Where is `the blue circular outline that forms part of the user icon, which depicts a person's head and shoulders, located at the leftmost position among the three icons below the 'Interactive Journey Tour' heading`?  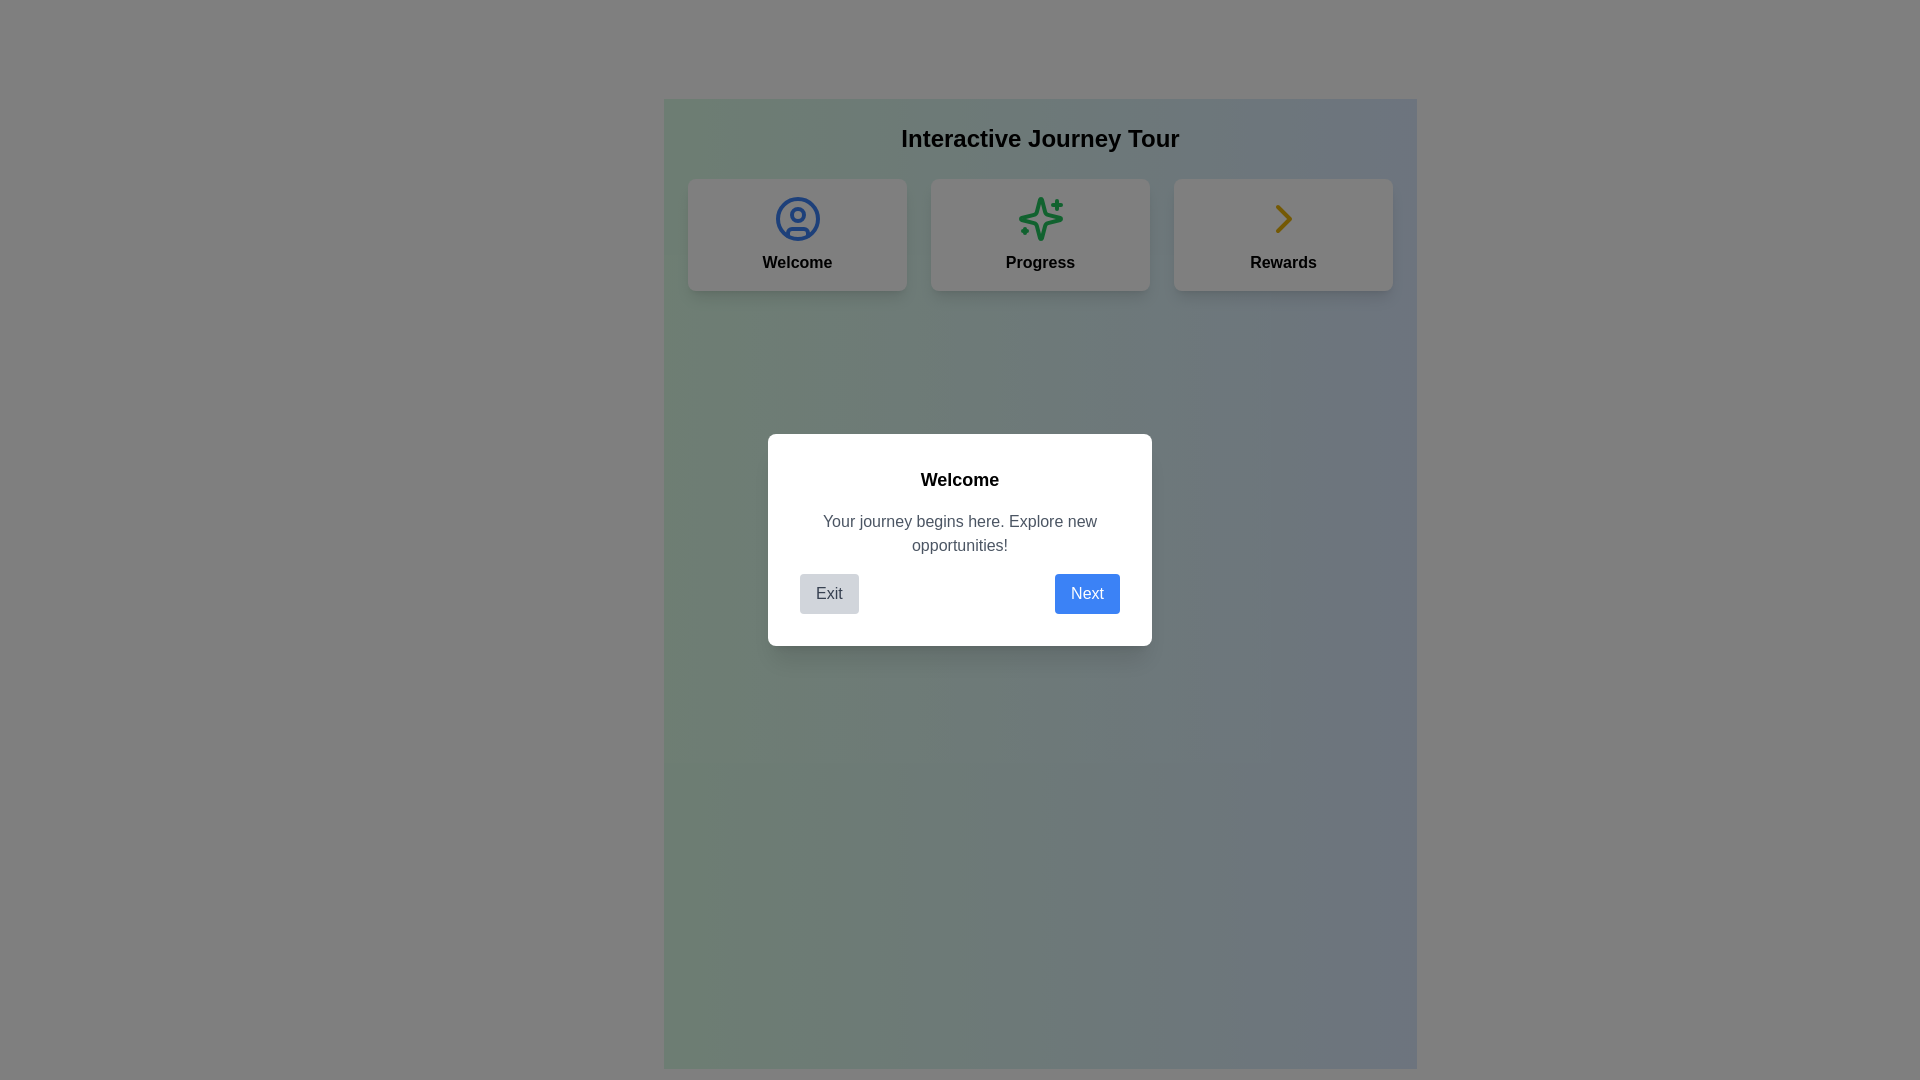 the blue circular outline that forms part of the user icon, which depicts a person's head and shoulders, located at the leftmost position among the three icons below the 'Interactive Journey Tour' heading is located at coordinates (796, 219).